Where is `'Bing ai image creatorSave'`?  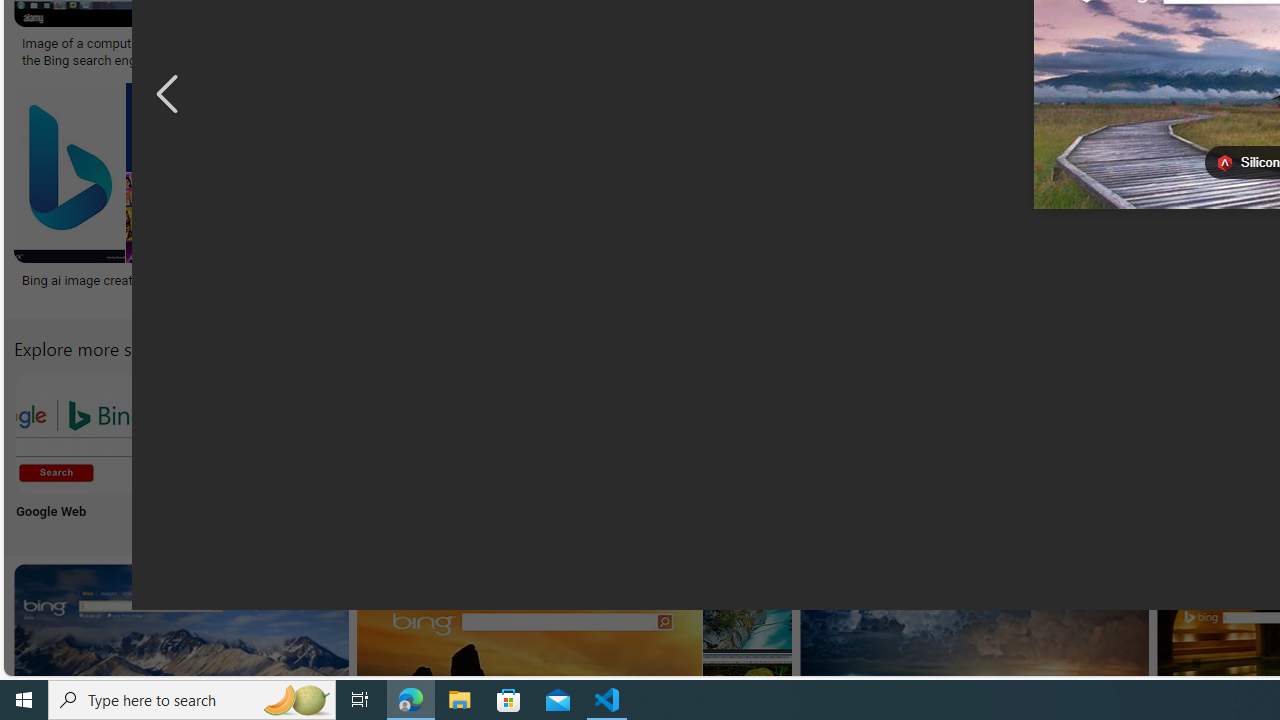
'Bing ai image creatorSave' is located at coordinates (117, 196).